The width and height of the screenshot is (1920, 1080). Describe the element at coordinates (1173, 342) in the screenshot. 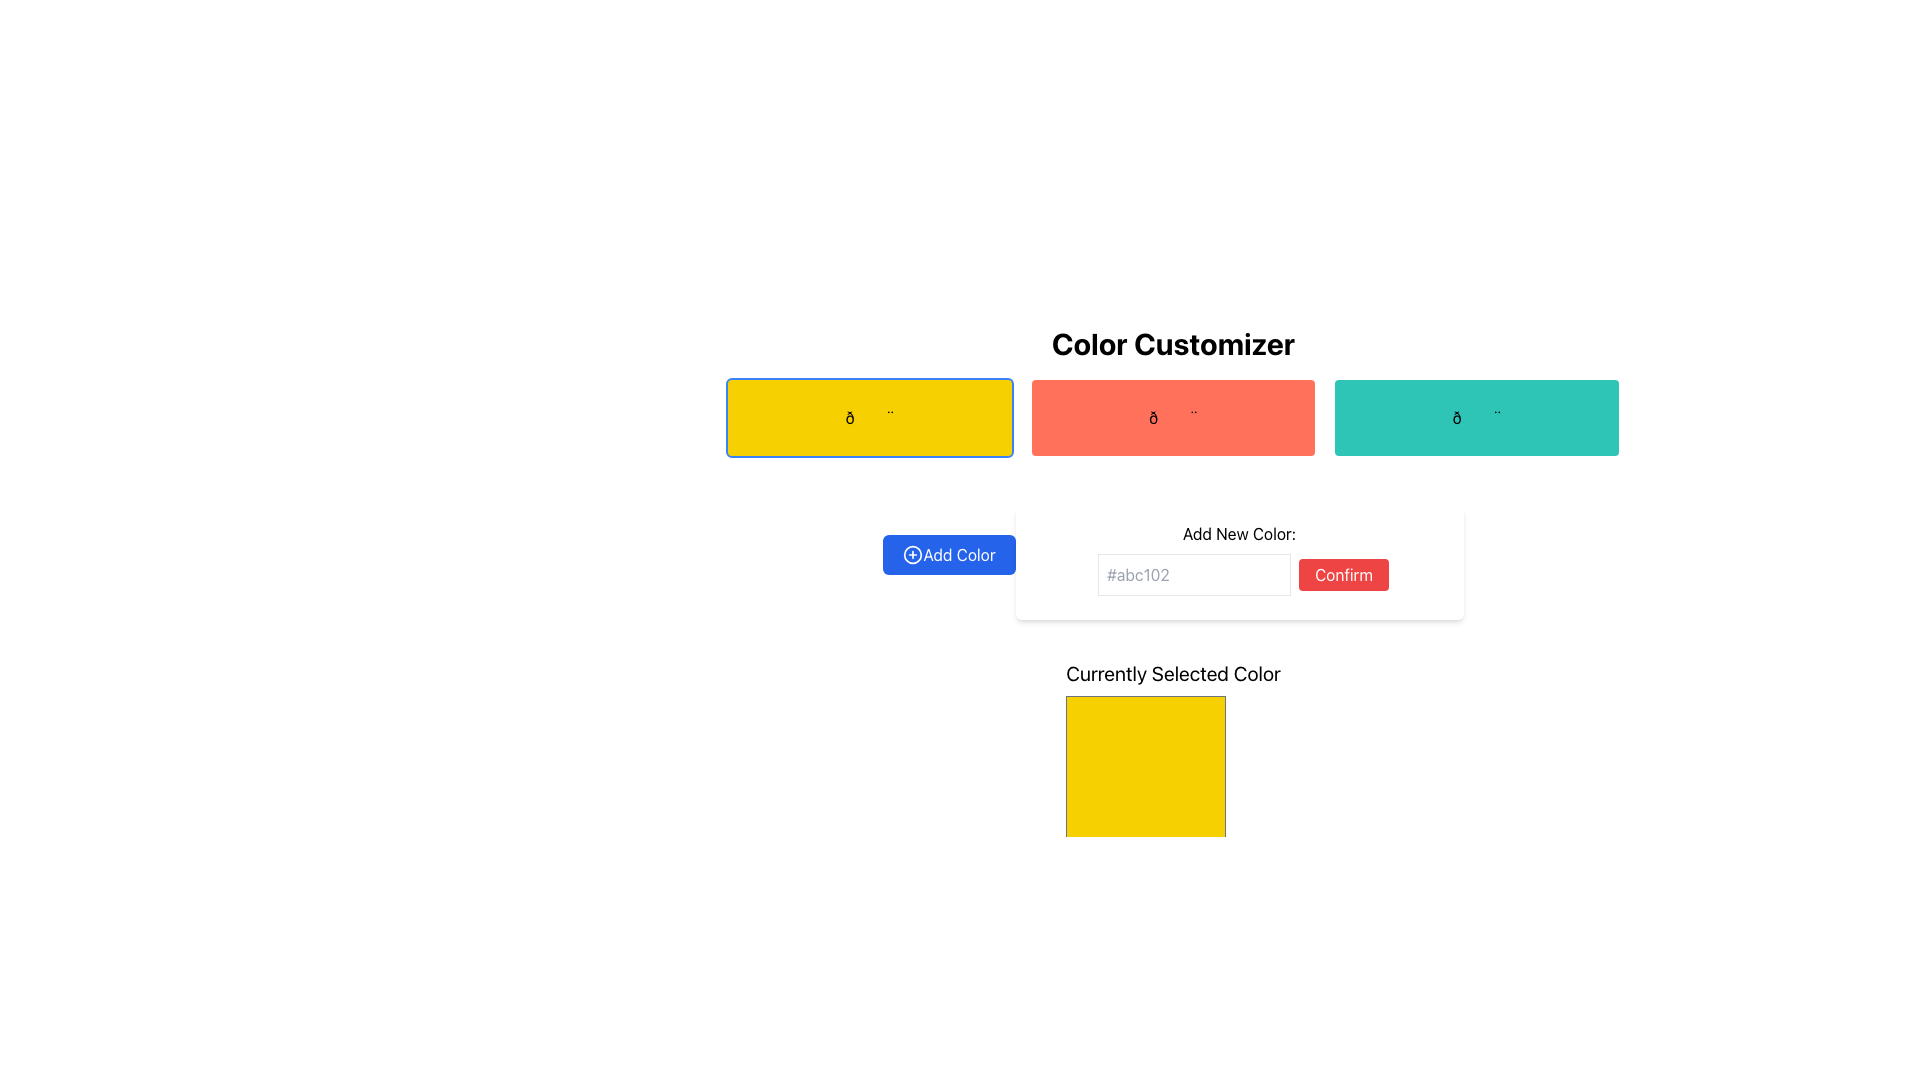

I see `the text label that reads 'Color Customizer', which is centrally located near the top of the user interface above the color buttons` at that location.